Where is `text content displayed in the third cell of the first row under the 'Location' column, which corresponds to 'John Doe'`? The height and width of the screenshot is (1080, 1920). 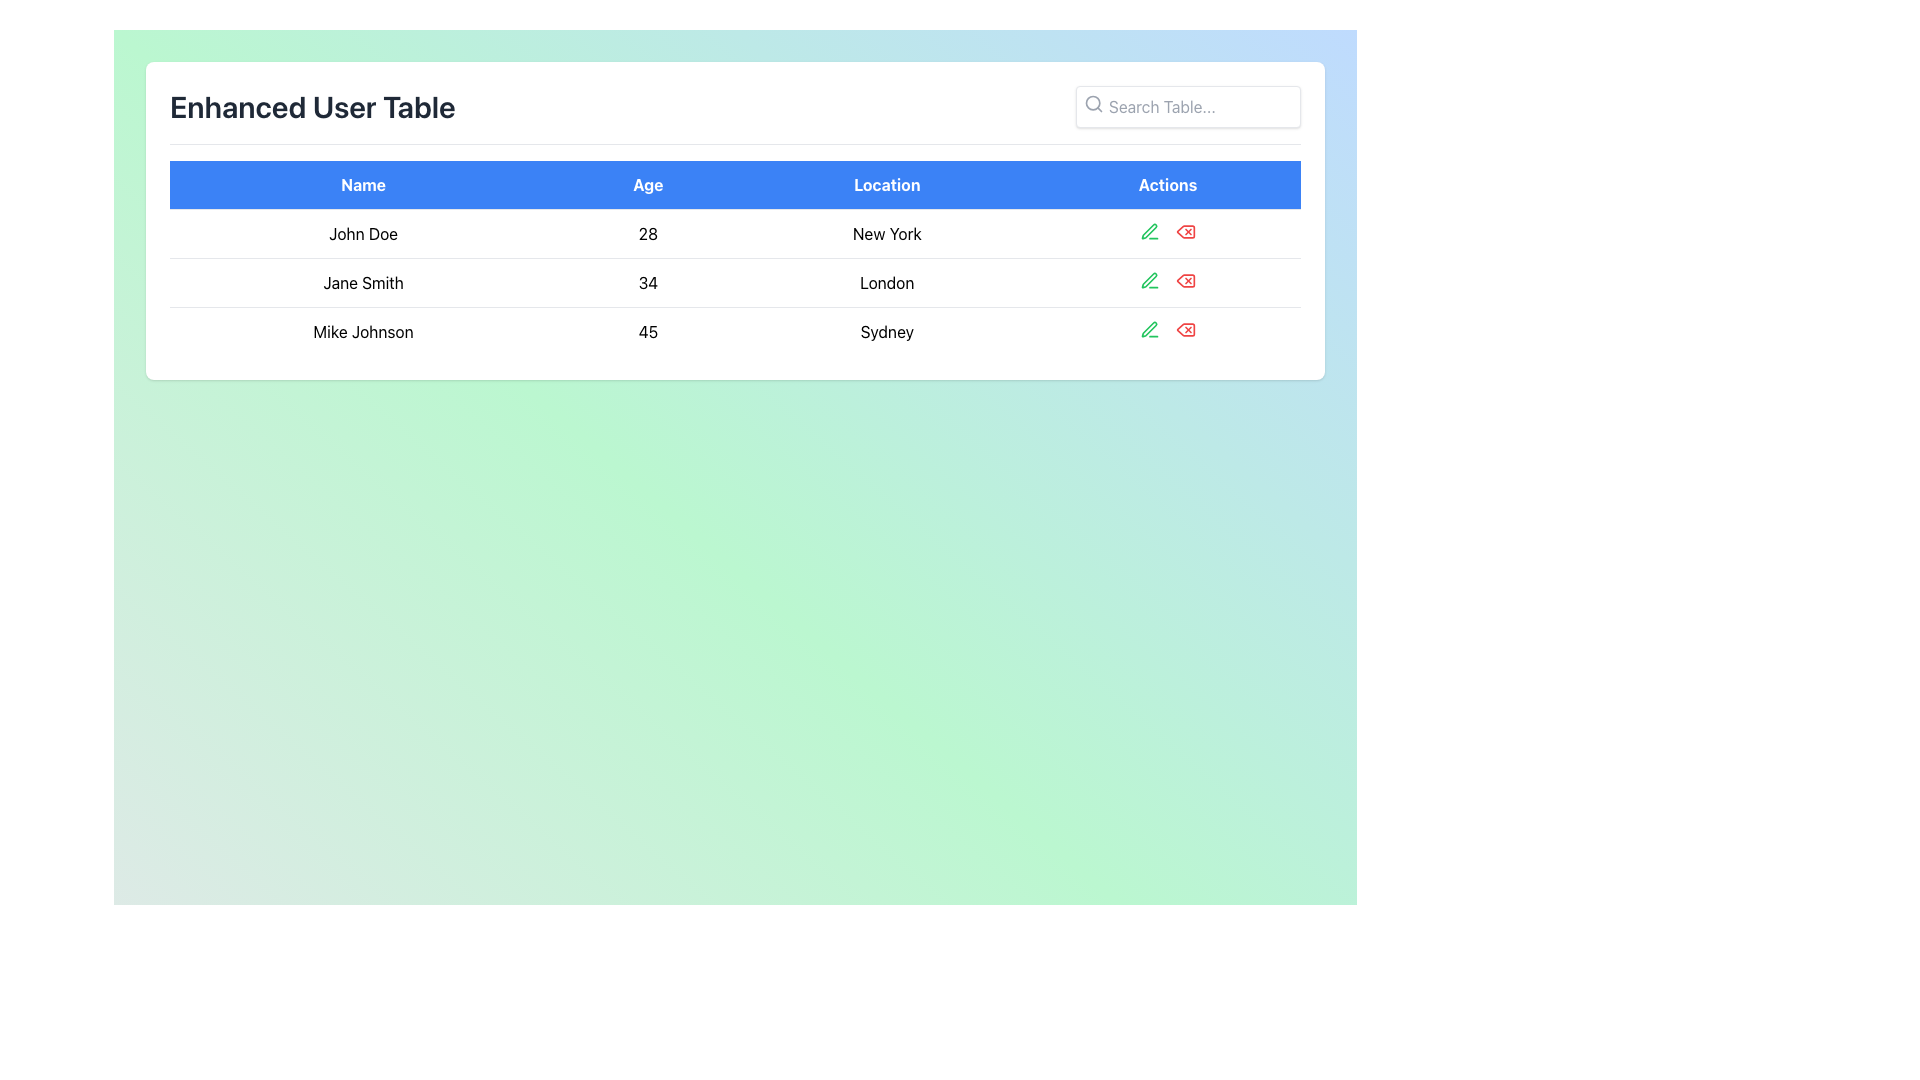 text content displayed in the third cell of the first row under the 'Location' column, which corresponds to 'John Doe' is located at coordinates (886, 233).